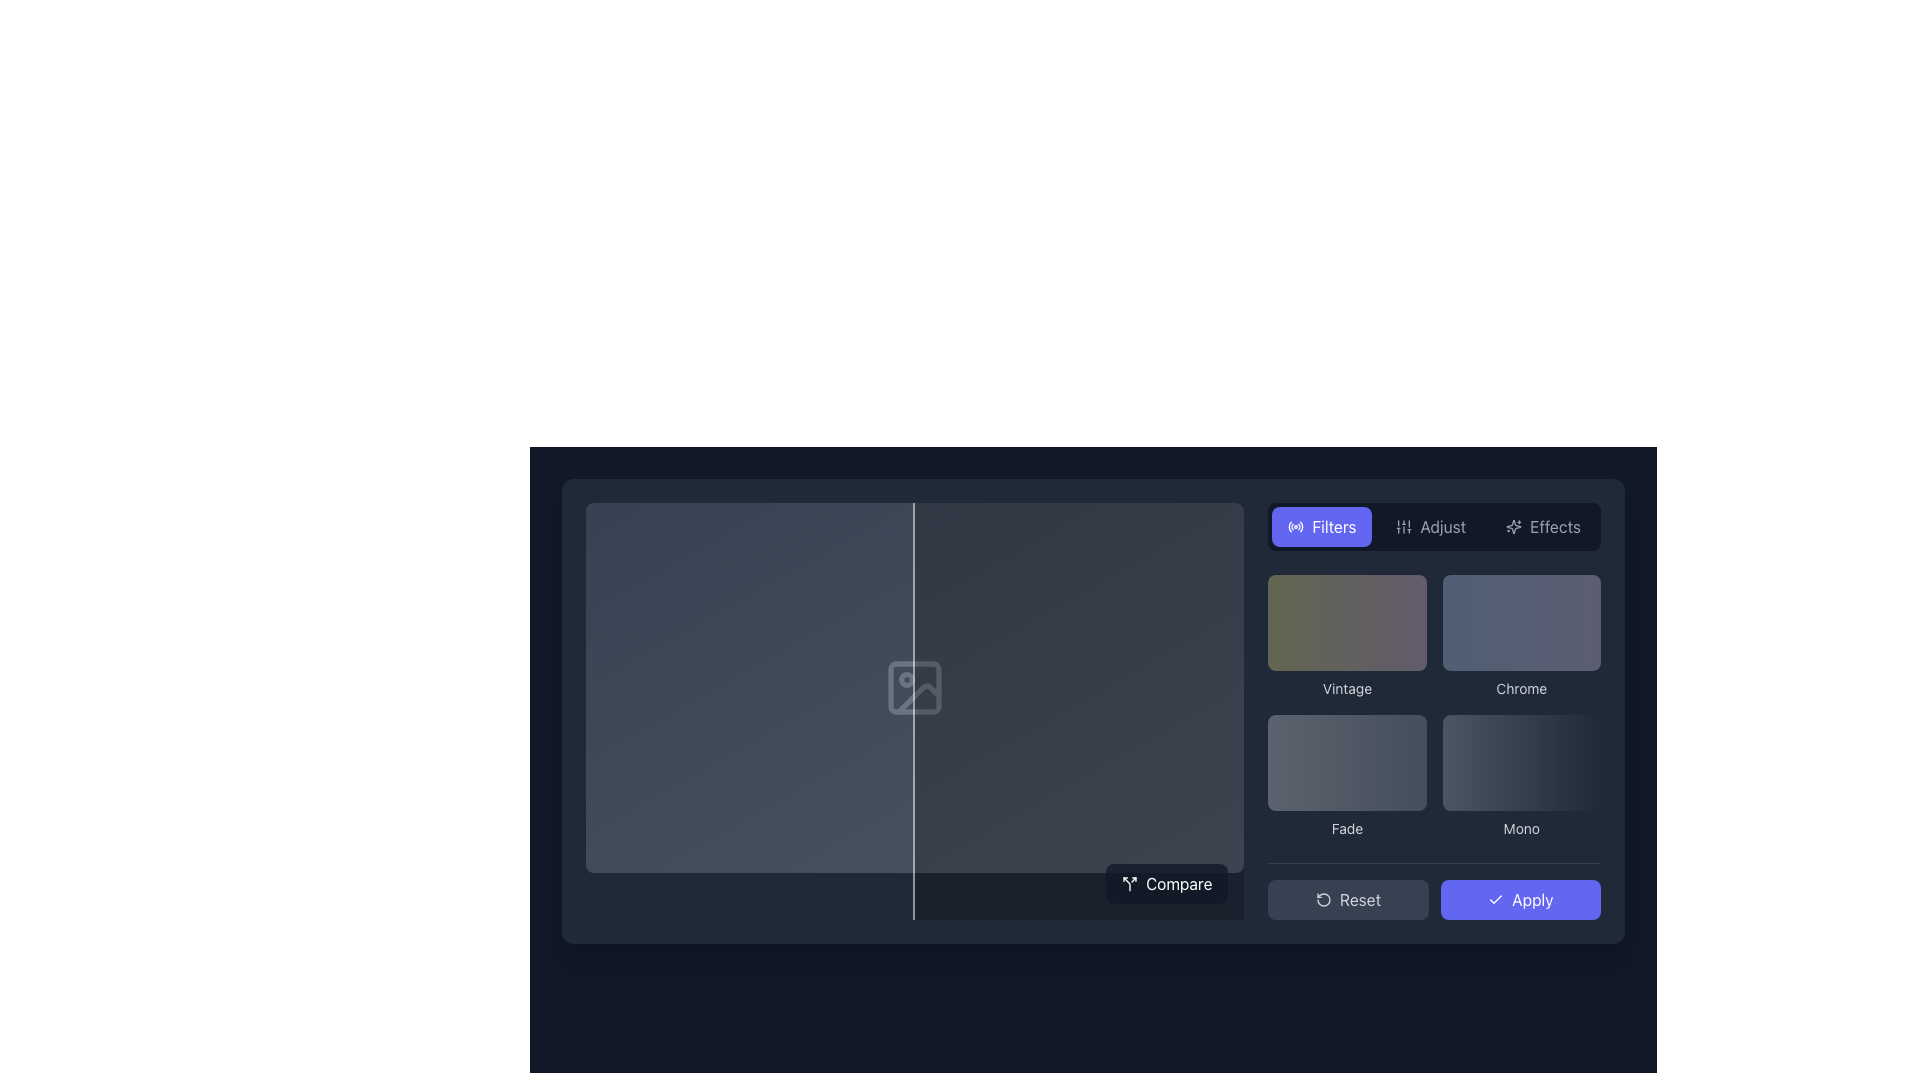 The height and width of the screenshot is (1080, 1920). Describe the element at coordinates (1520, 898) in the screenshot. I see `the confirmation button located at the bottom-right corner of the interface to apply changes` at that location.